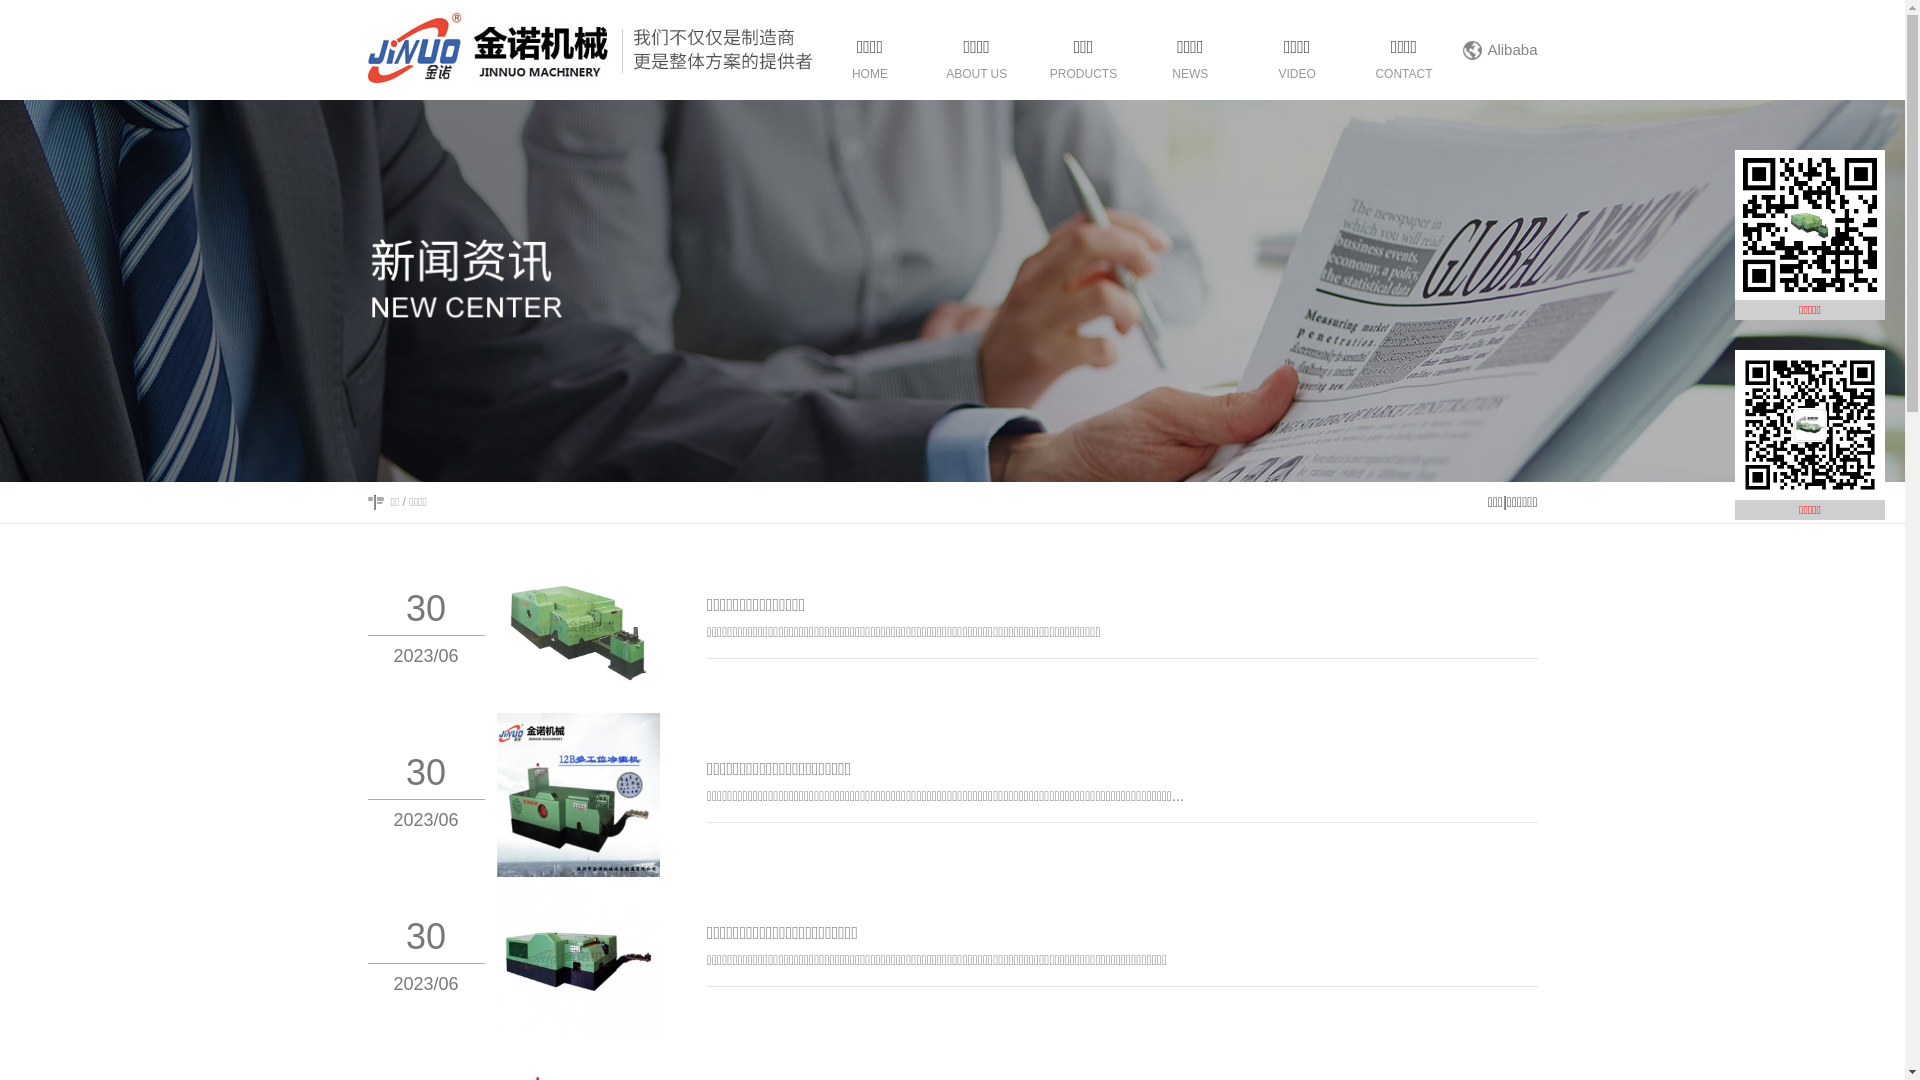  I want to click on 'Alibaba', so click(1512, 48).